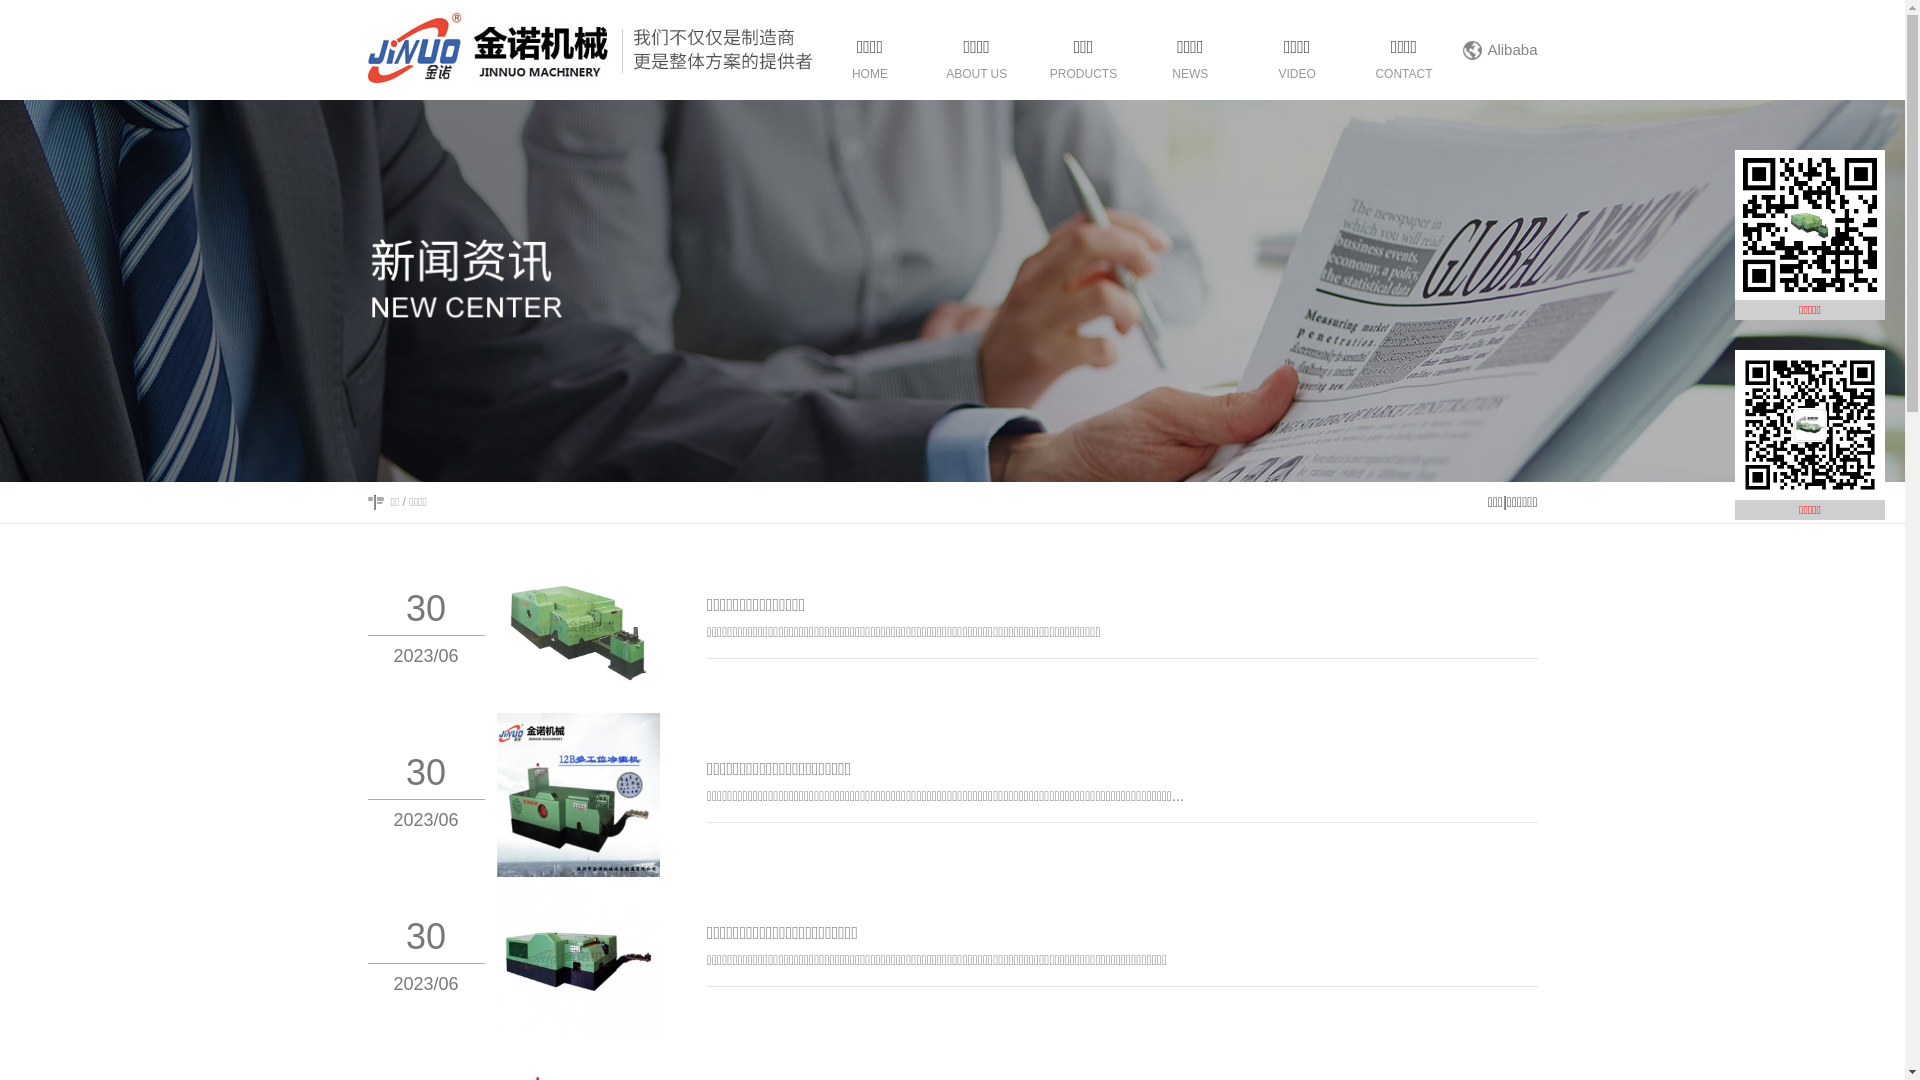  I want to click on 'Alibaba', so click(1512, 48).